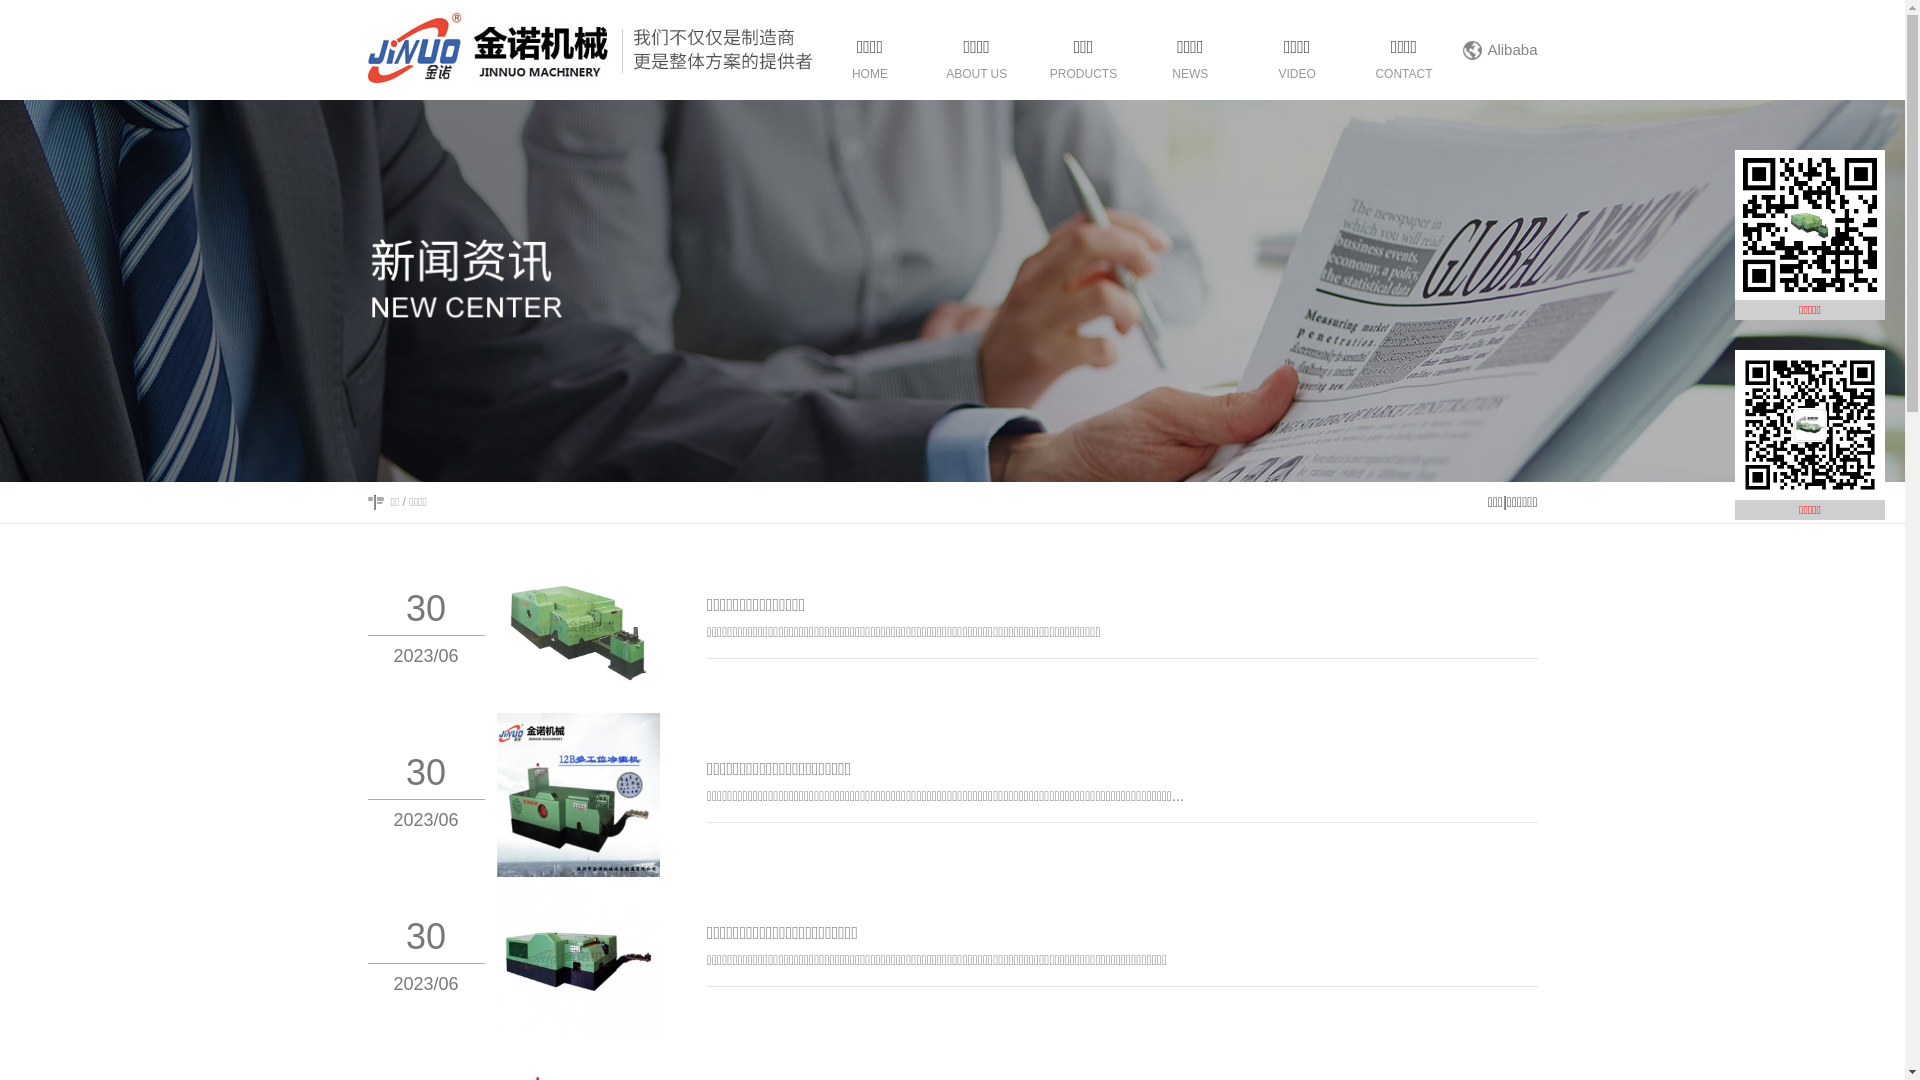  I want to click on 'Alibaba', so click(1512, 48).